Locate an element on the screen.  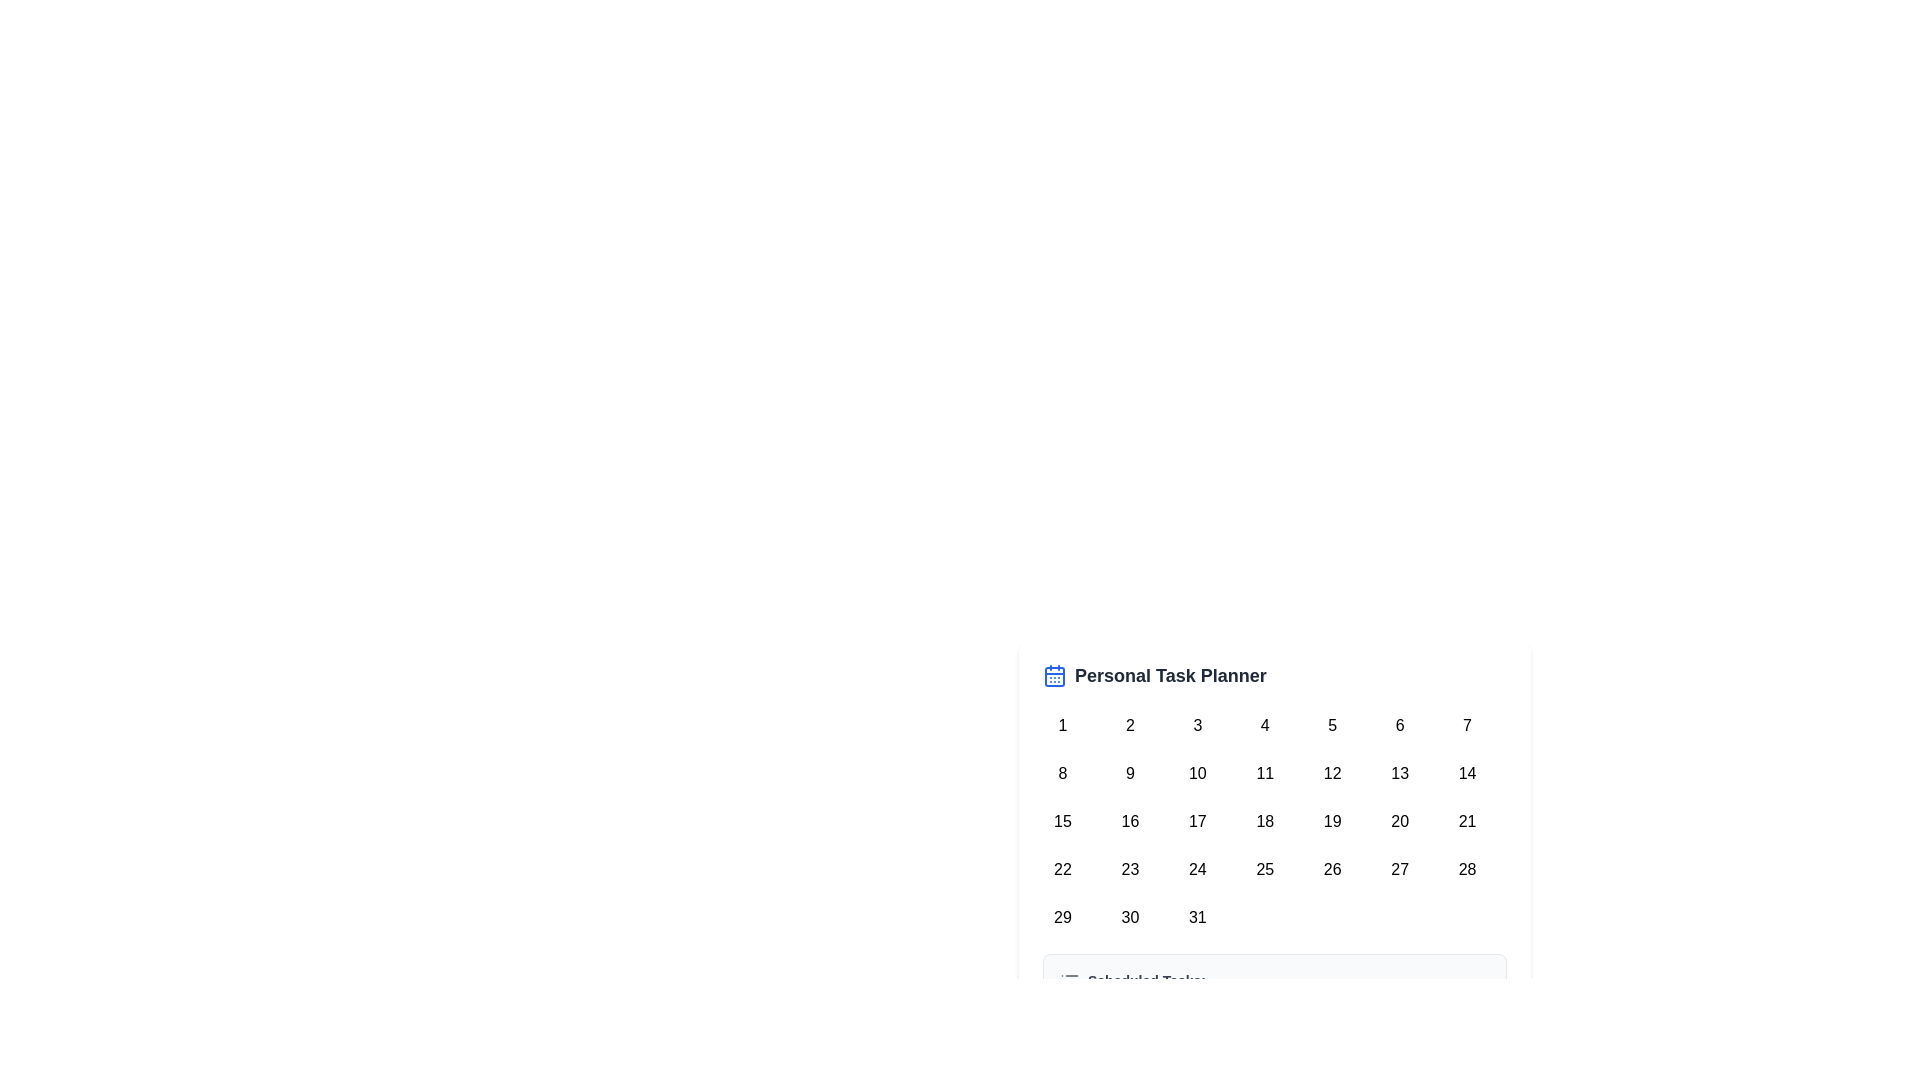
the button representing the date '17' in the Personal Task Planner calendar is located at coordinates (1197, 821).